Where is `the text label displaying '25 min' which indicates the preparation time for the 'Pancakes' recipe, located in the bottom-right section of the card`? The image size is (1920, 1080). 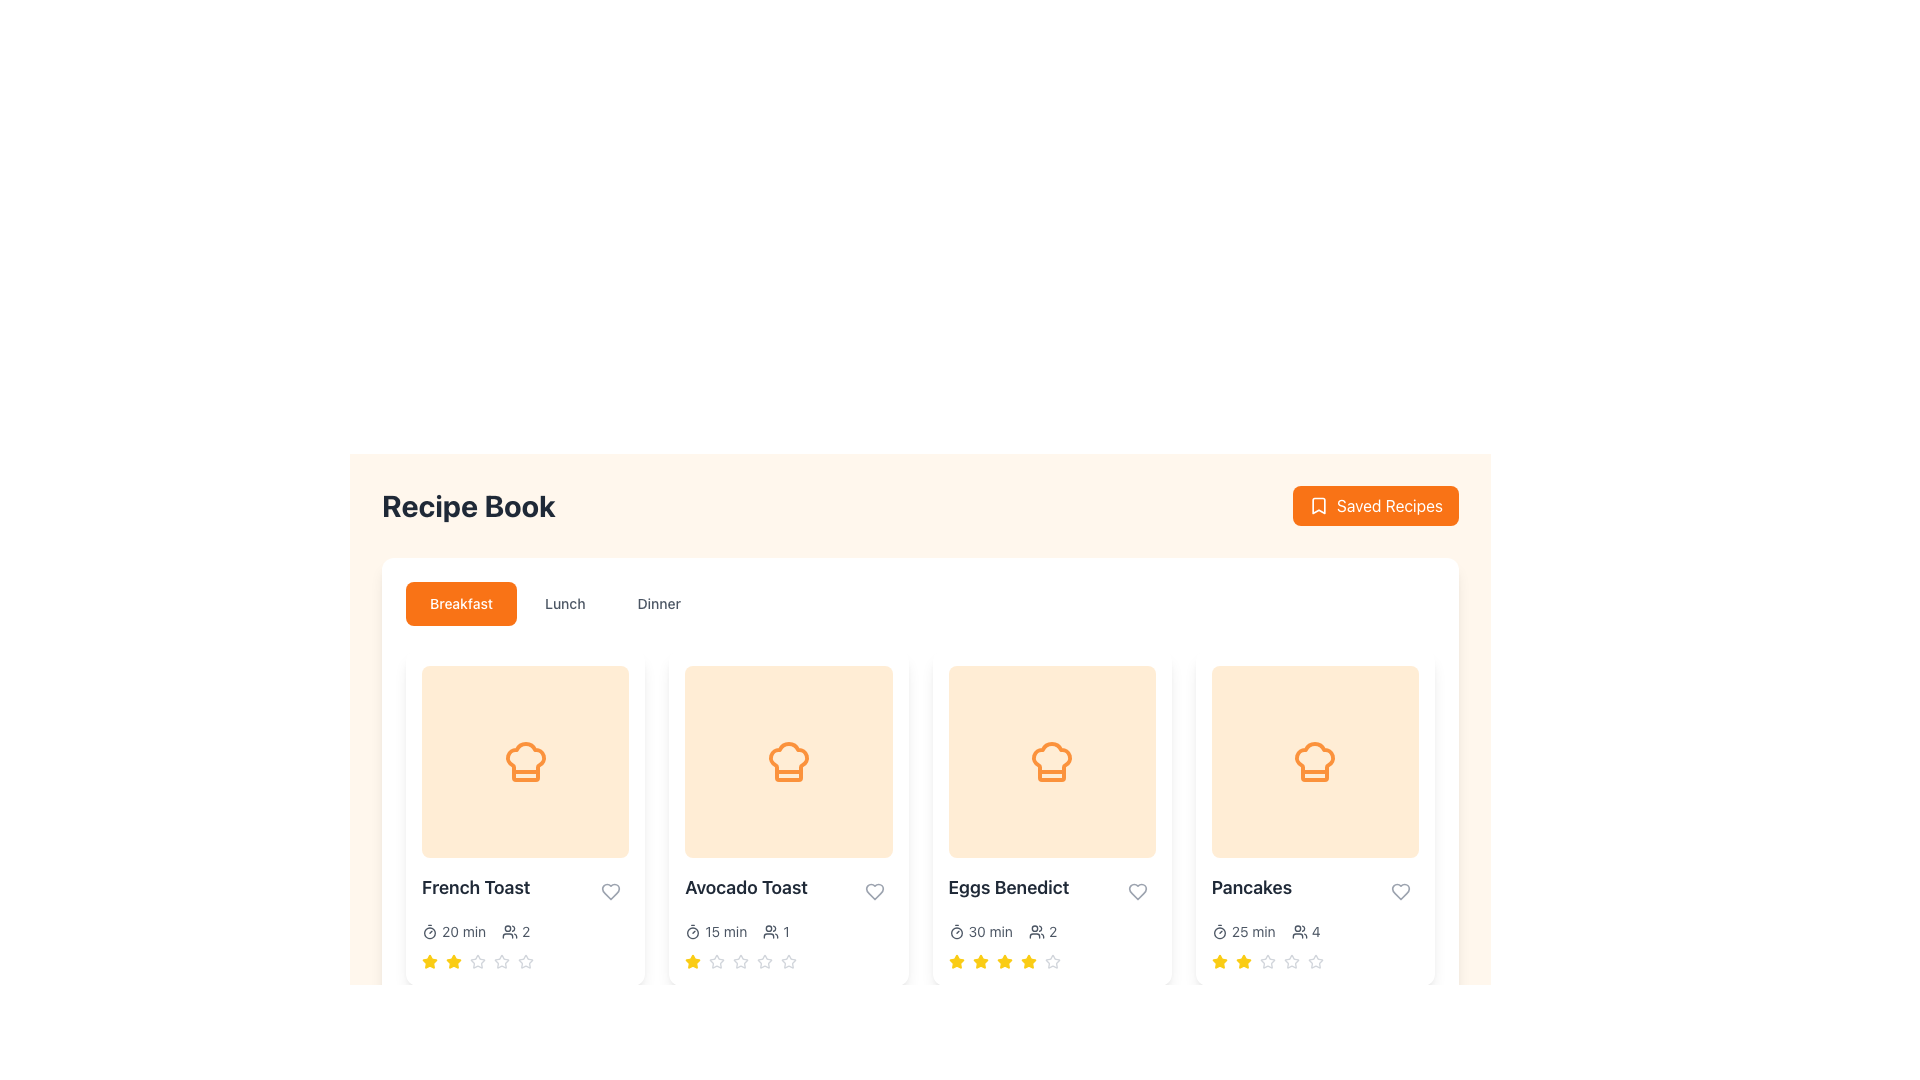
the text label displaying '25 min' which indicates the preparation time for the 'Pancakes' recipe, located in the bottom-right section of the card is located at coordinates (1252, 932).